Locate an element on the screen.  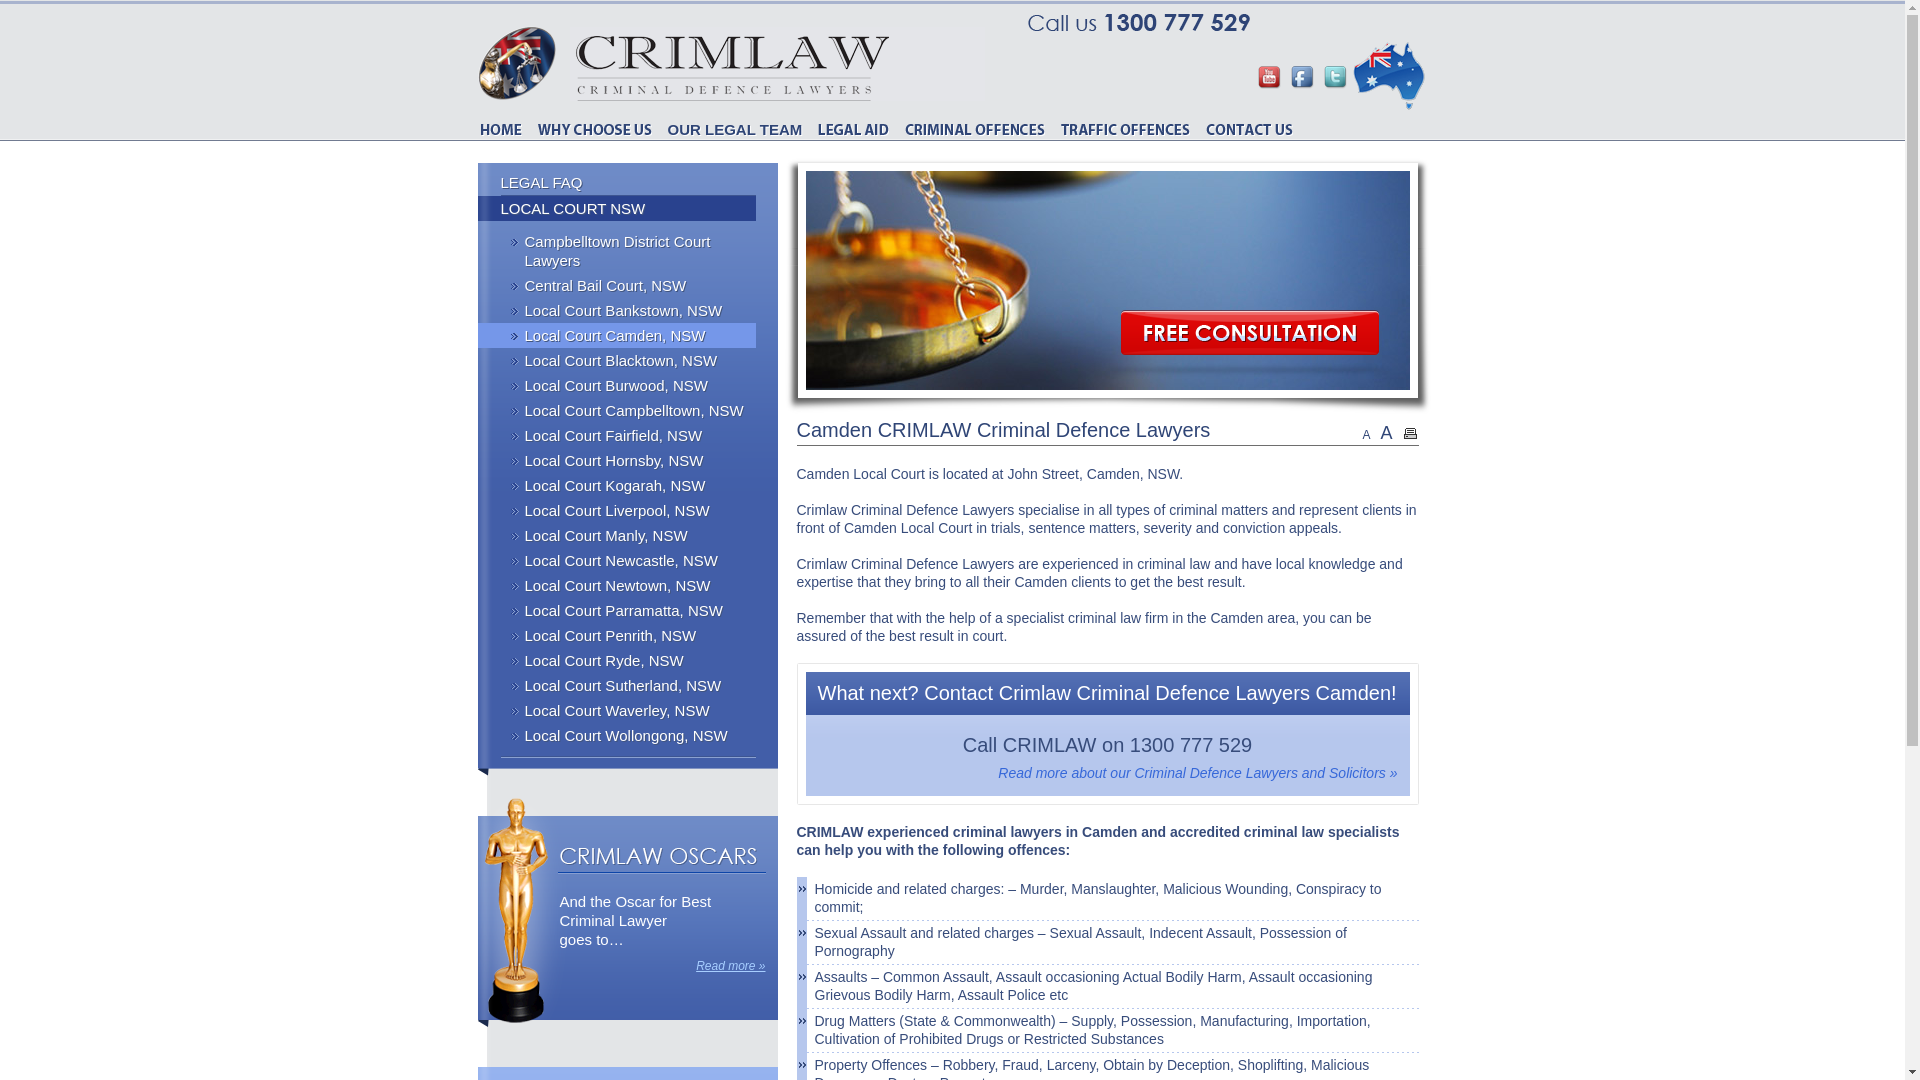
'Local Court Blacktown, NSW' is located at coordinates (616, 360).